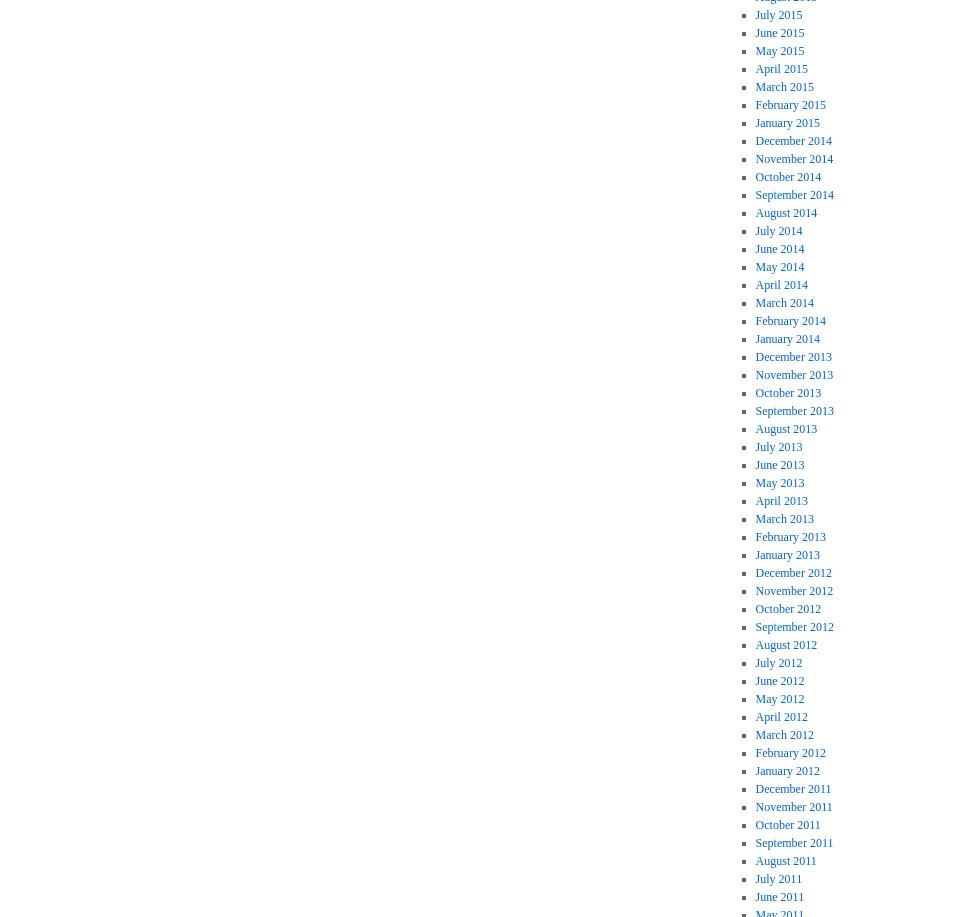 The image size is (980, 917). I want to click on 'April 2015', so click(780, 67).